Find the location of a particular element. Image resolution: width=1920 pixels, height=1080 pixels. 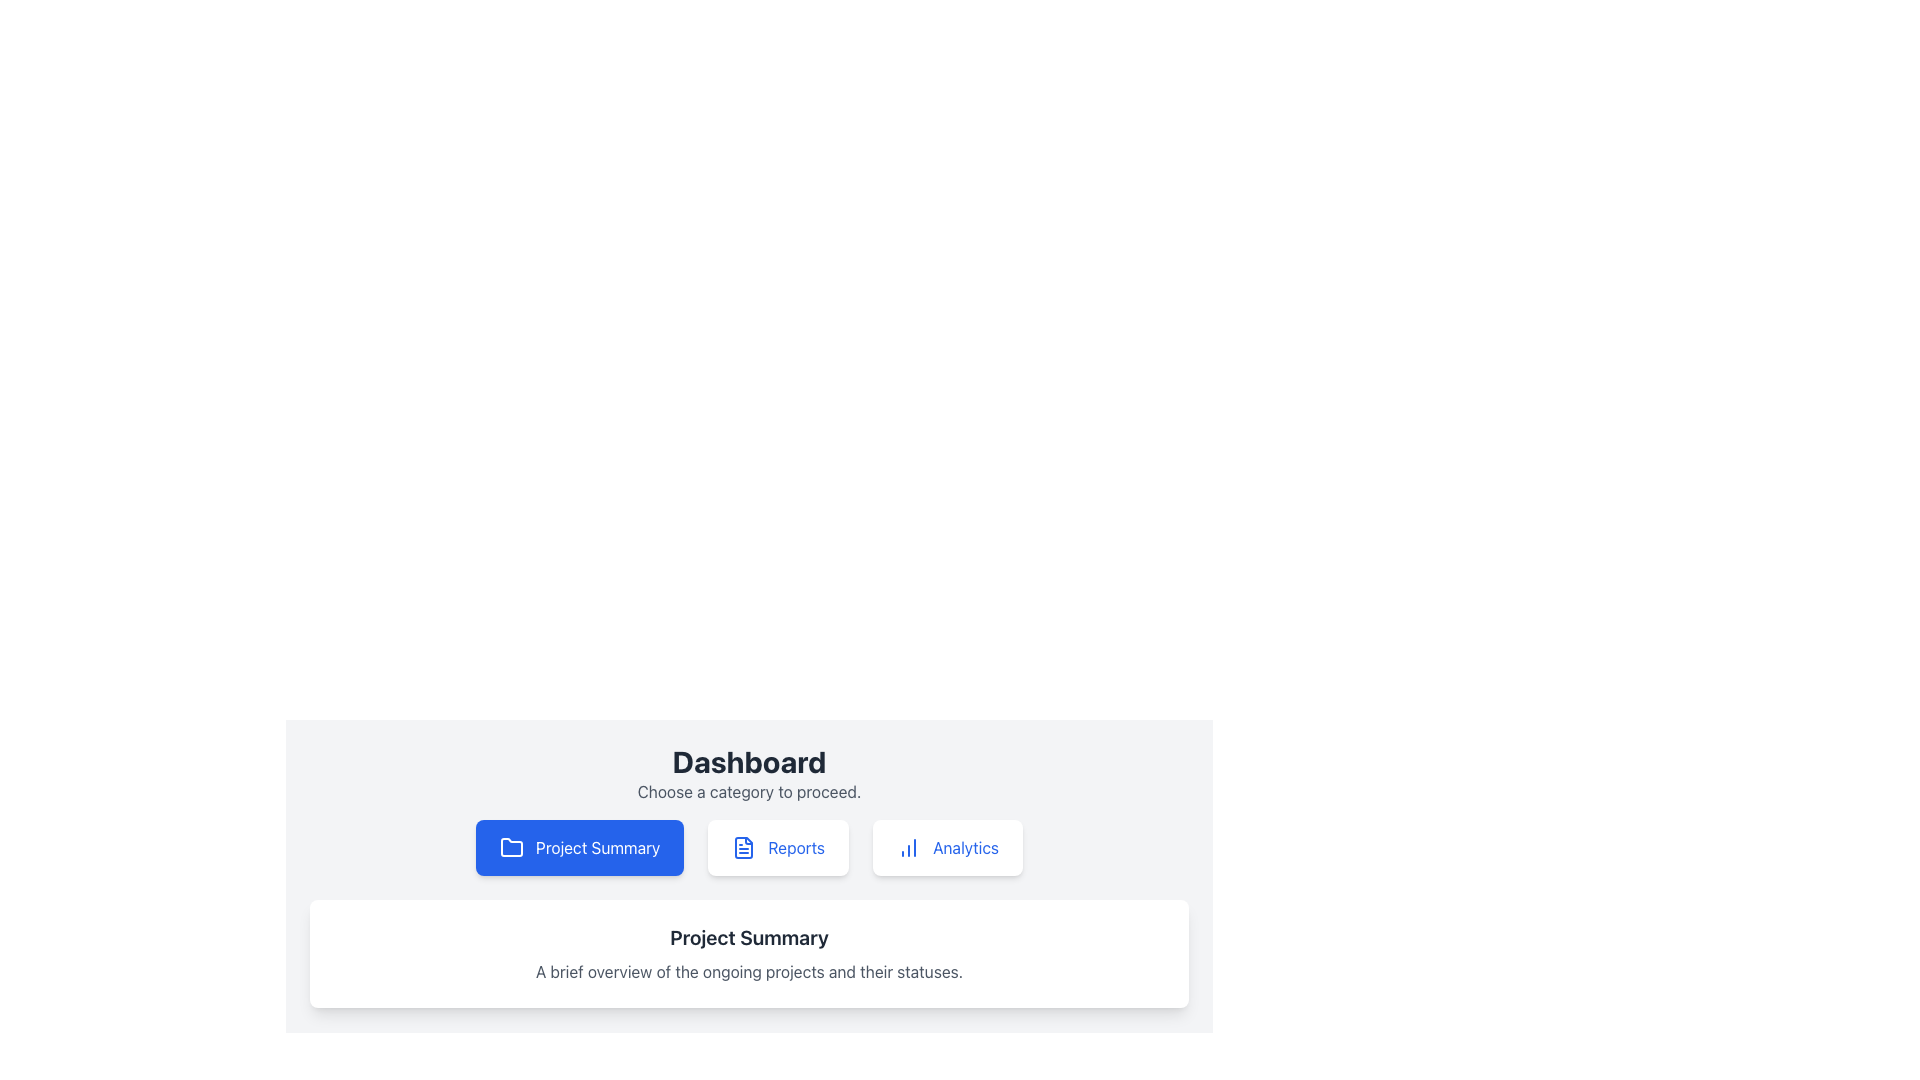

the 'Analytics' button, which is a rectangular button with a white background and blue text, located in the 'Dashboard' section is located at coordinates (947, 848).